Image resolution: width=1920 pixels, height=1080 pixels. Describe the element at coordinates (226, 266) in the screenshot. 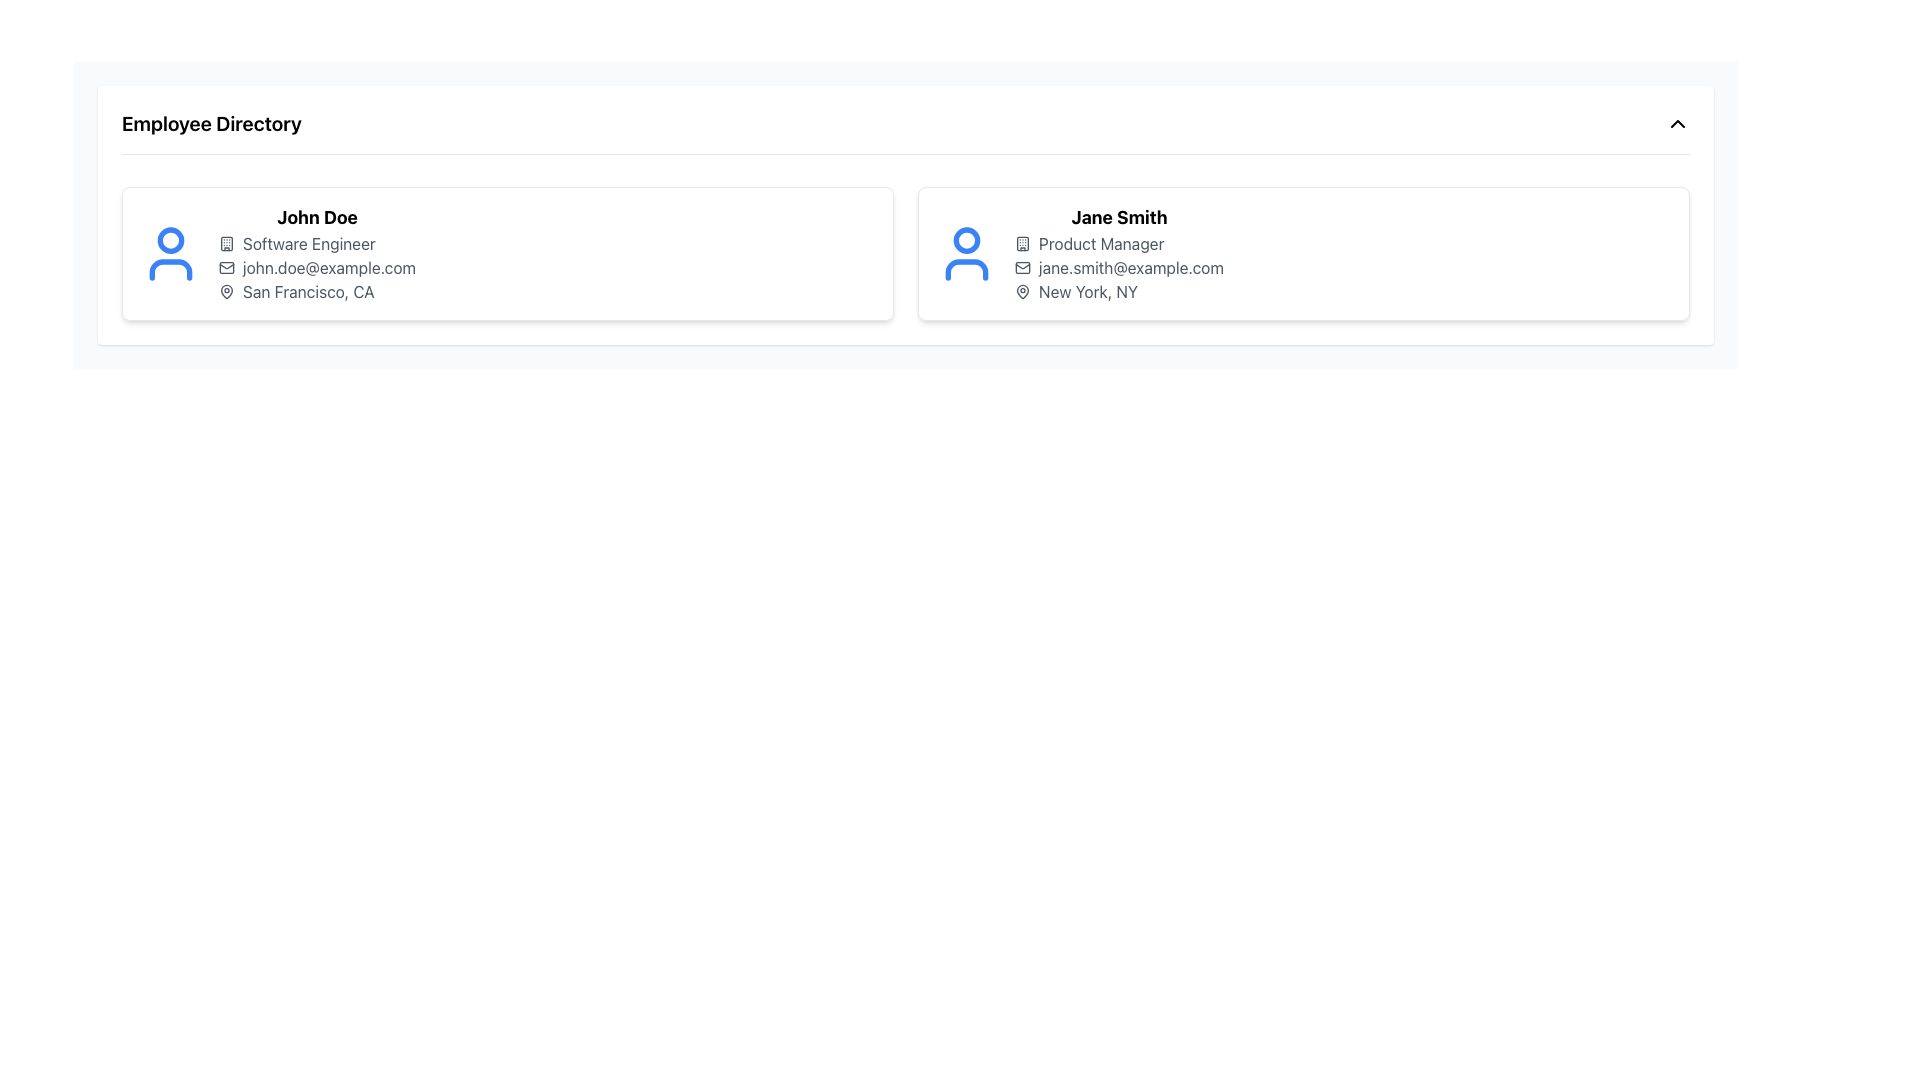

I see `the mail icon, which is a rectangular envelope shape with a triangular flap design, located adjacent to the text 'john.doe@example.com' in the employee information card for 'John Doe', through accessibility actions` at that location.